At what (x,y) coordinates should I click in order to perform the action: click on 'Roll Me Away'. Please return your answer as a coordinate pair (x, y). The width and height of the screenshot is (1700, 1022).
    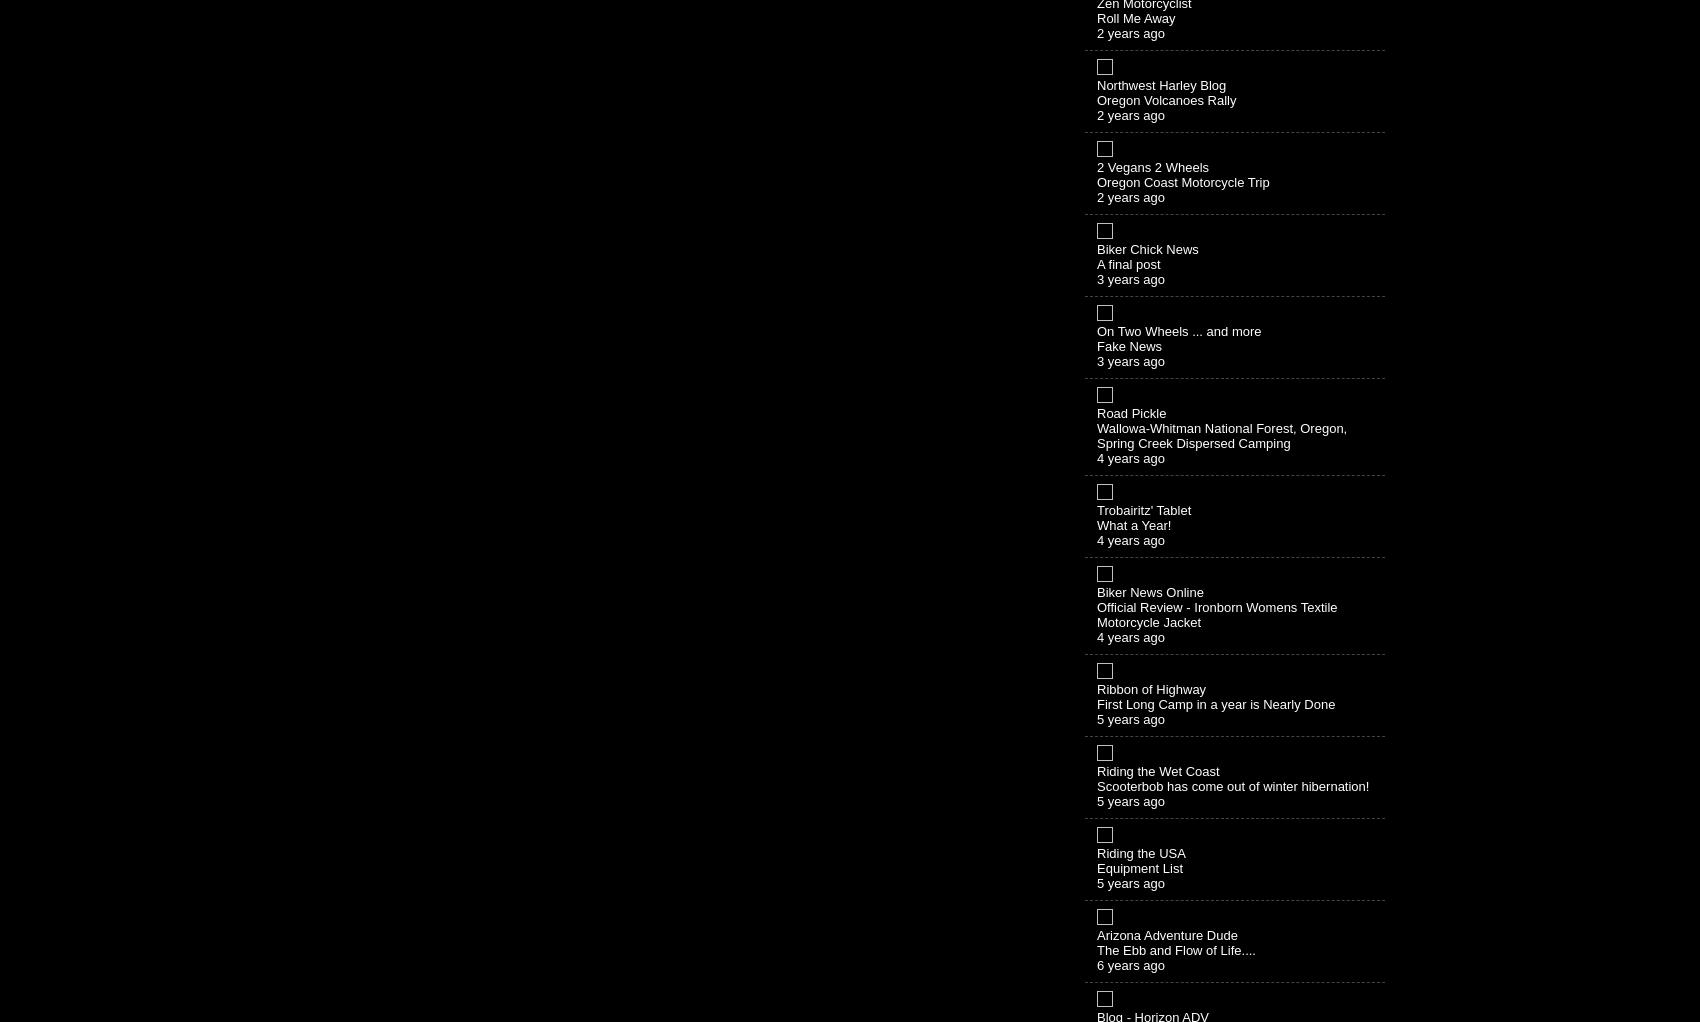
    Looking at the image, I should click on (1097, 16).